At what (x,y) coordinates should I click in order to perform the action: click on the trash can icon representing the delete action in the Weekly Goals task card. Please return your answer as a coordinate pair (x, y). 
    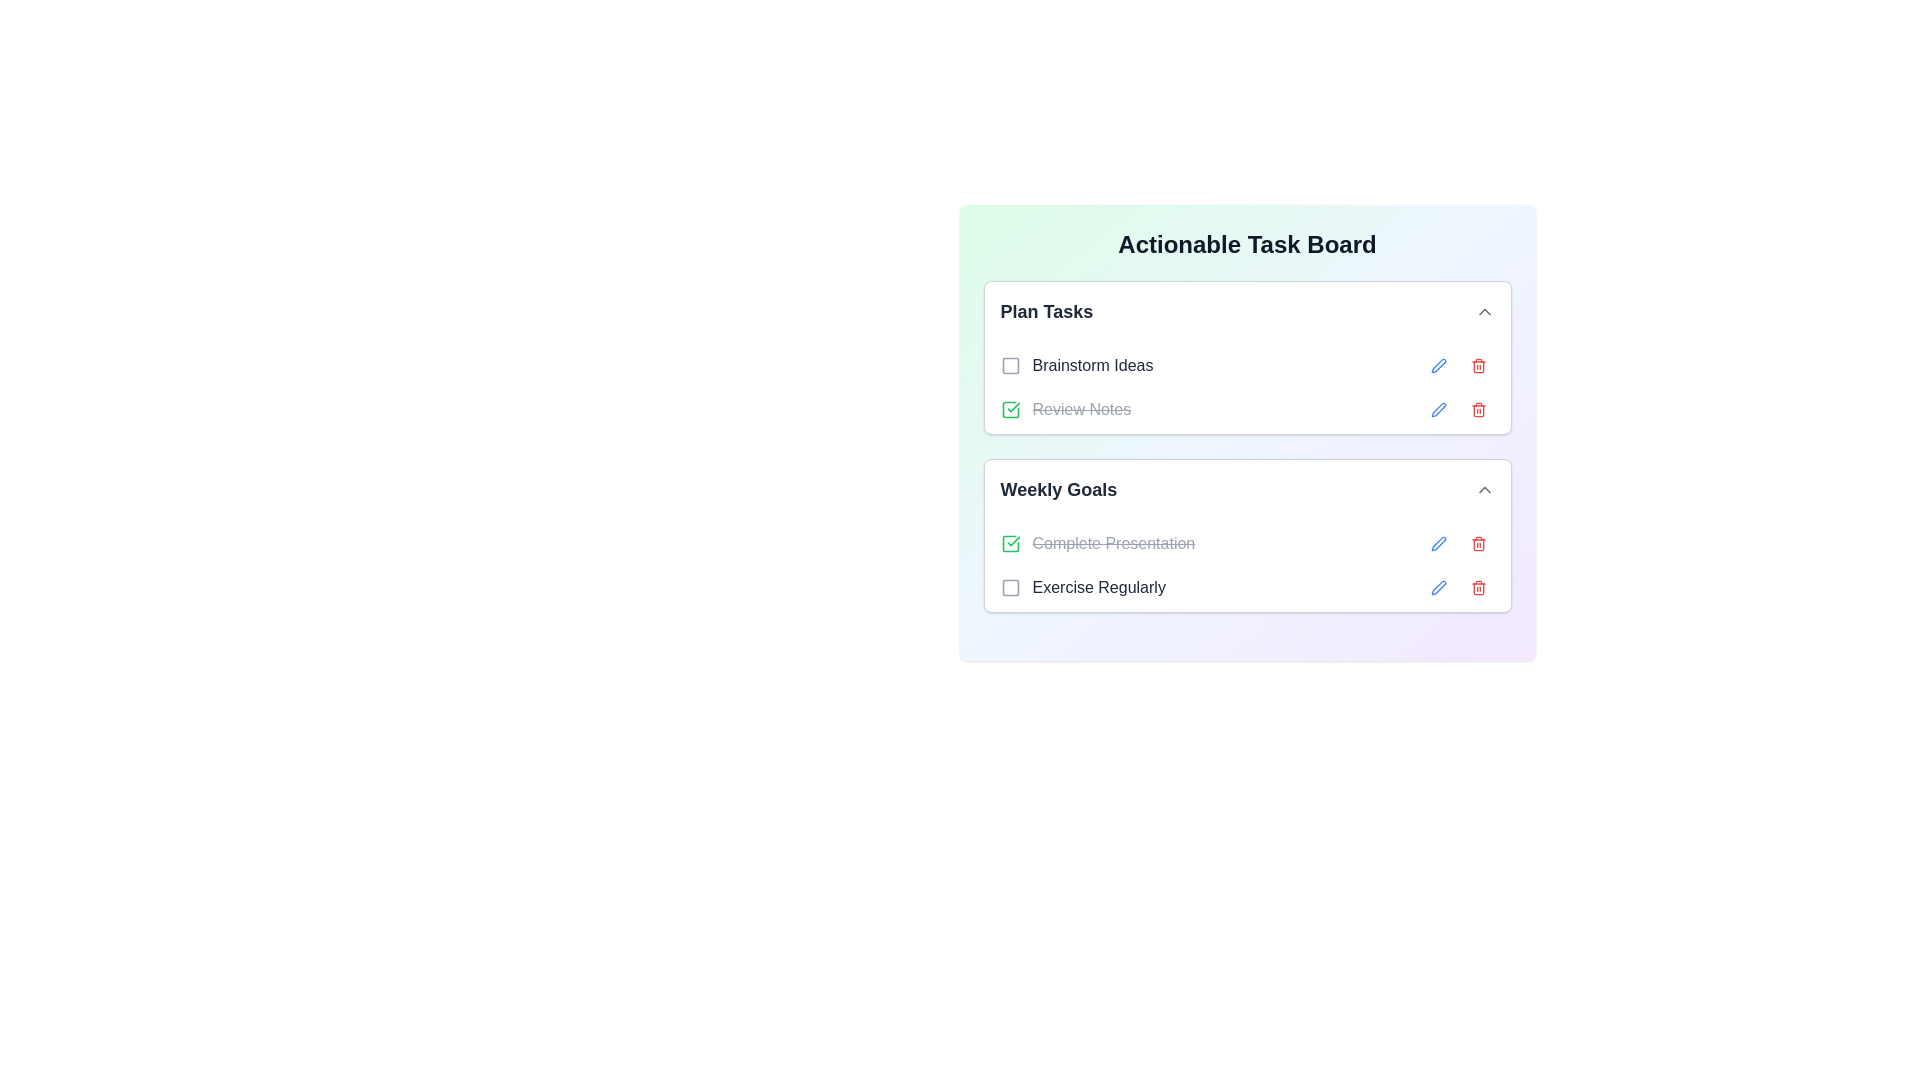
    Looking at the image, I should click on (1478, 588).